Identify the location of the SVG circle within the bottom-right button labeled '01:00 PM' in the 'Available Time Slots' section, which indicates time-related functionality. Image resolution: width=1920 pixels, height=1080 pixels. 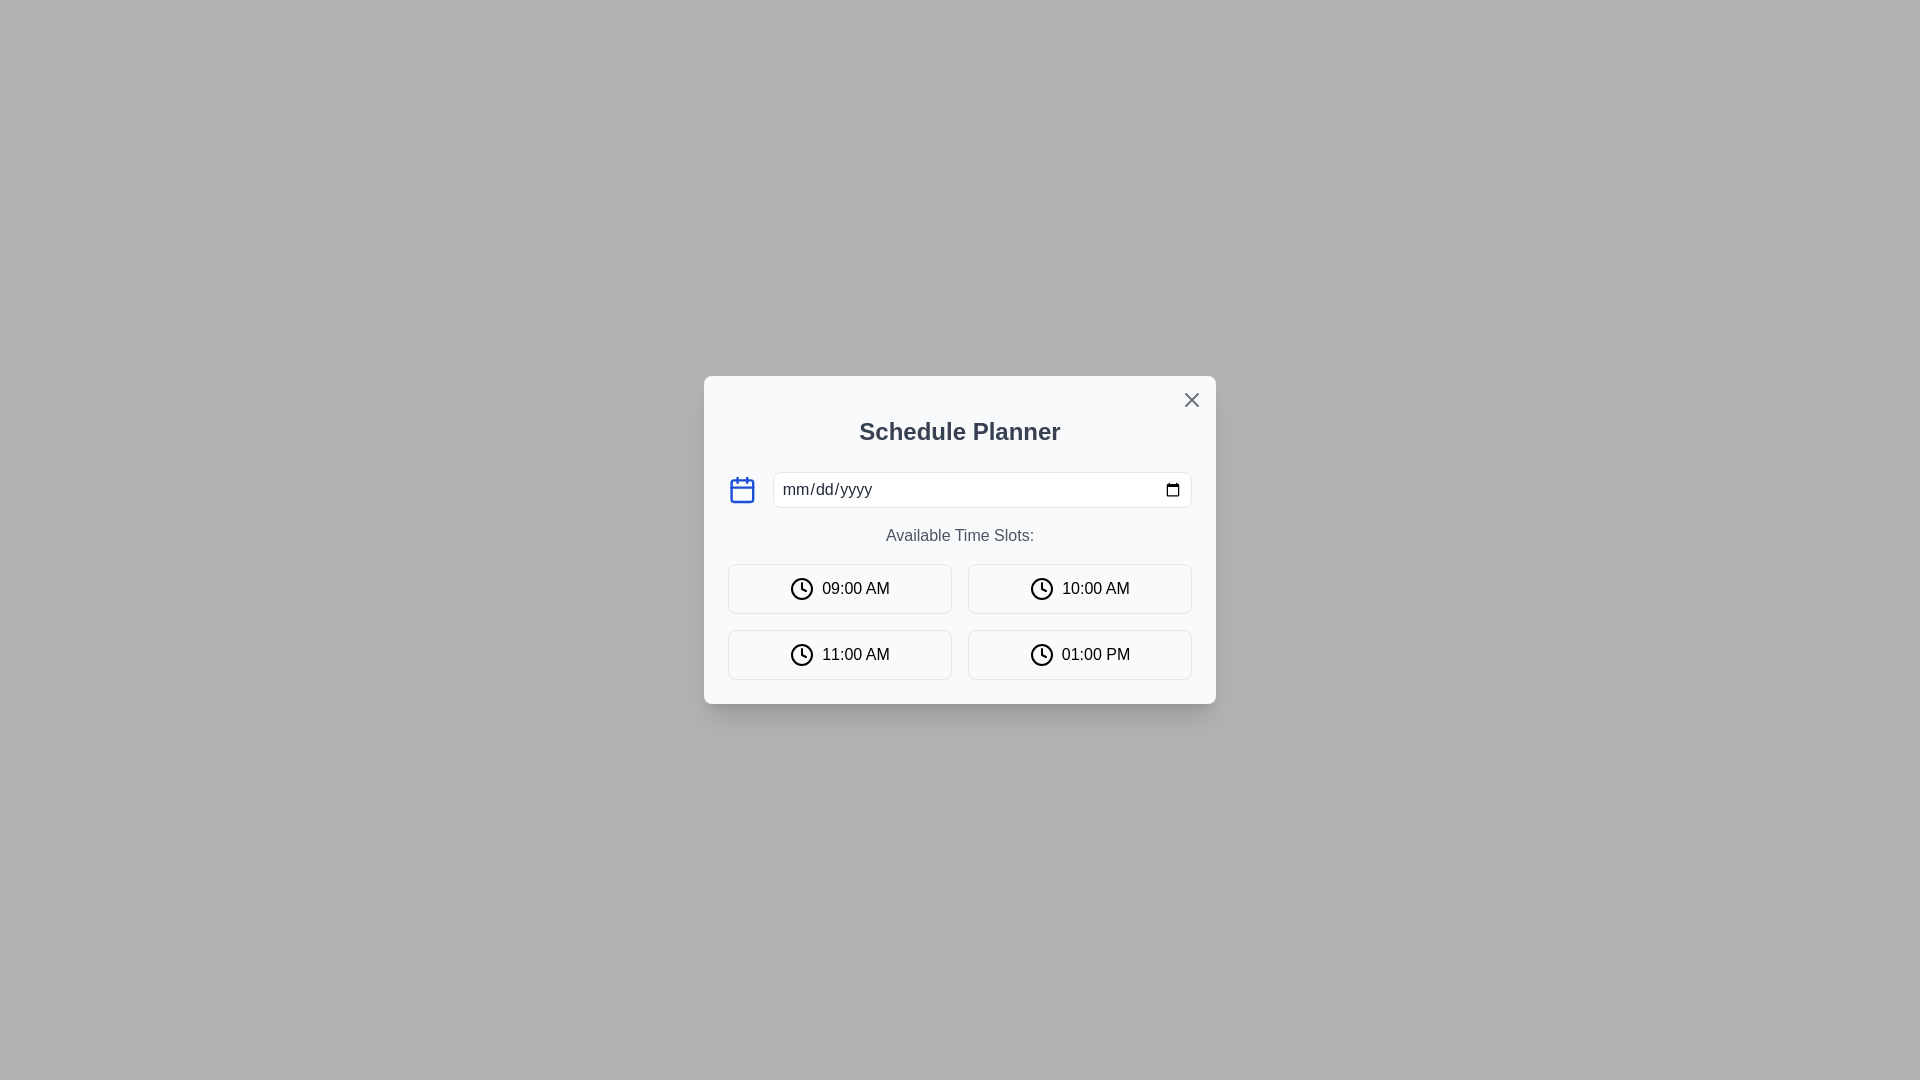
(1040, 655).